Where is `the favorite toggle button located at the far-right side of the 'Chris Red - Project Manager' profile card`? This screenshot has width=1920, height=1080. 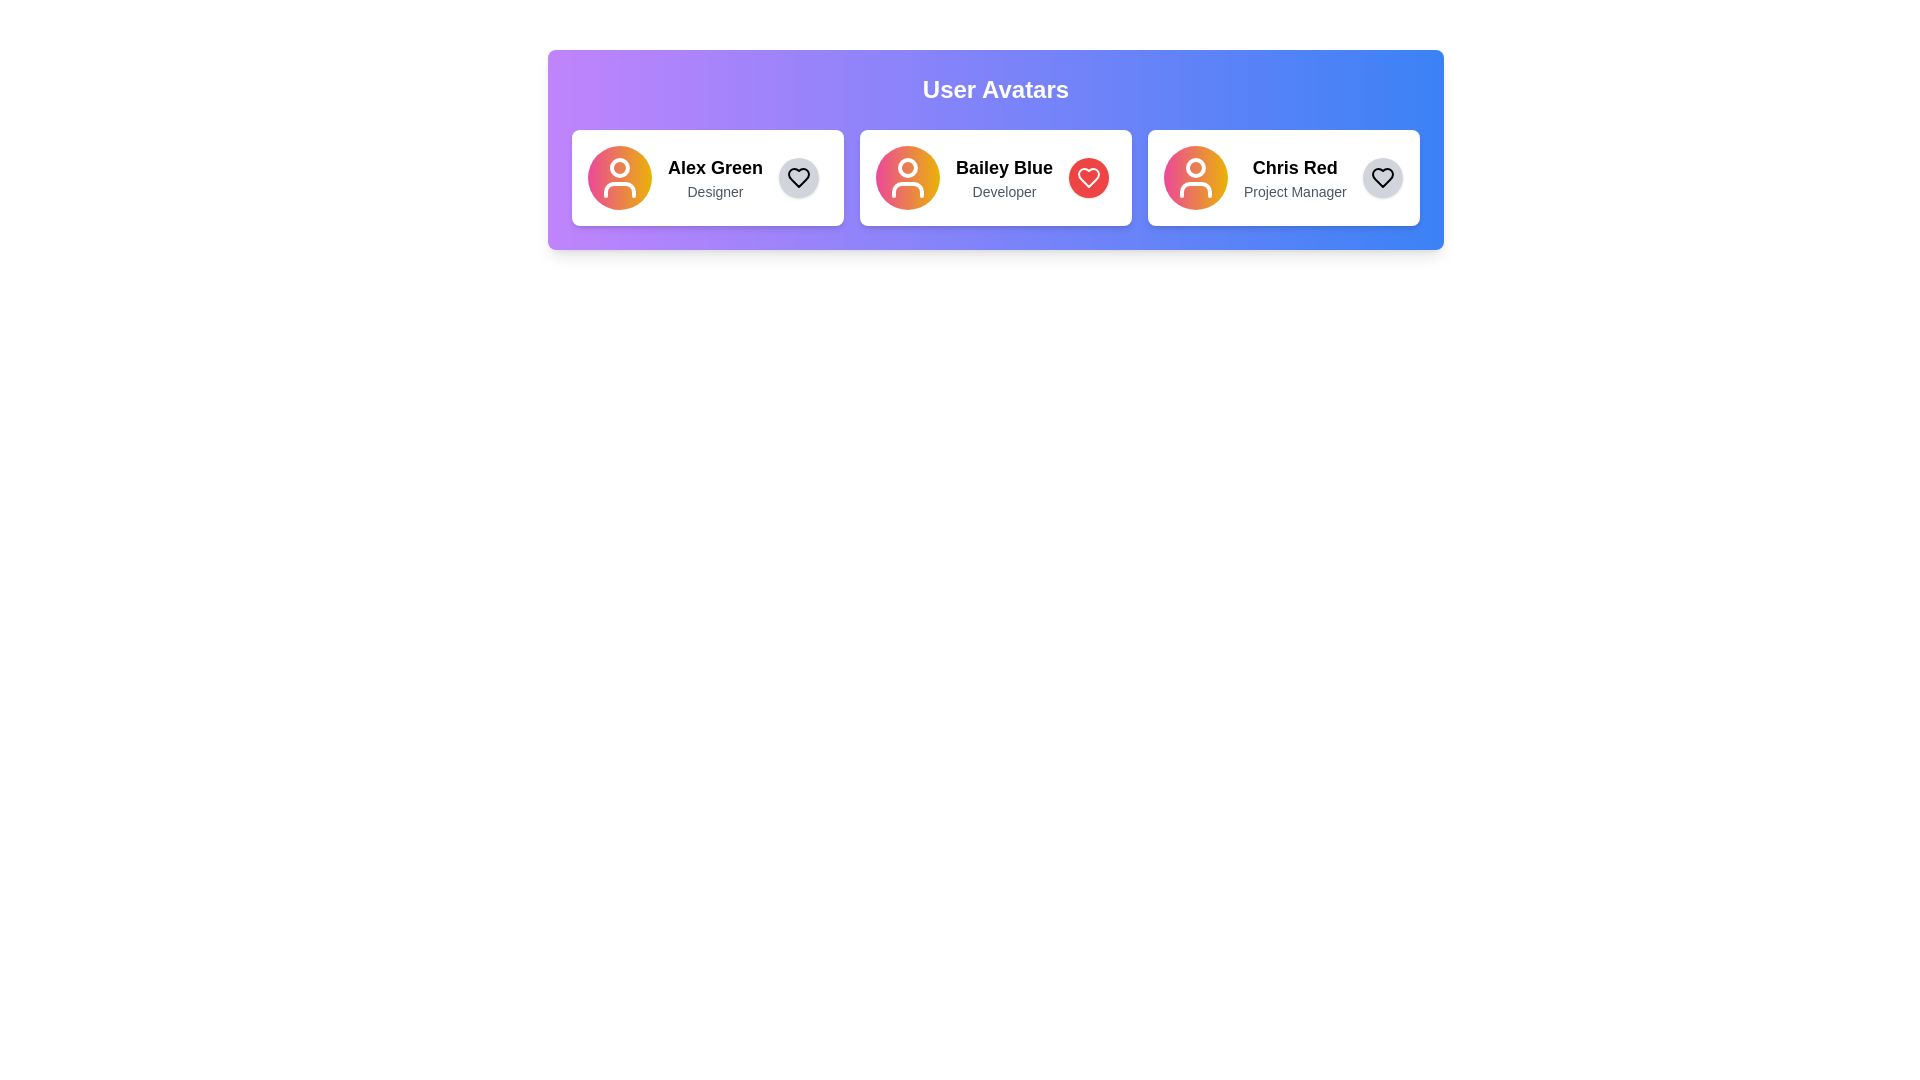
the favorite toggle button located at the far-right side of the 'Chris Red - Project Manager' profile card is located at coordinates (1381, 176).